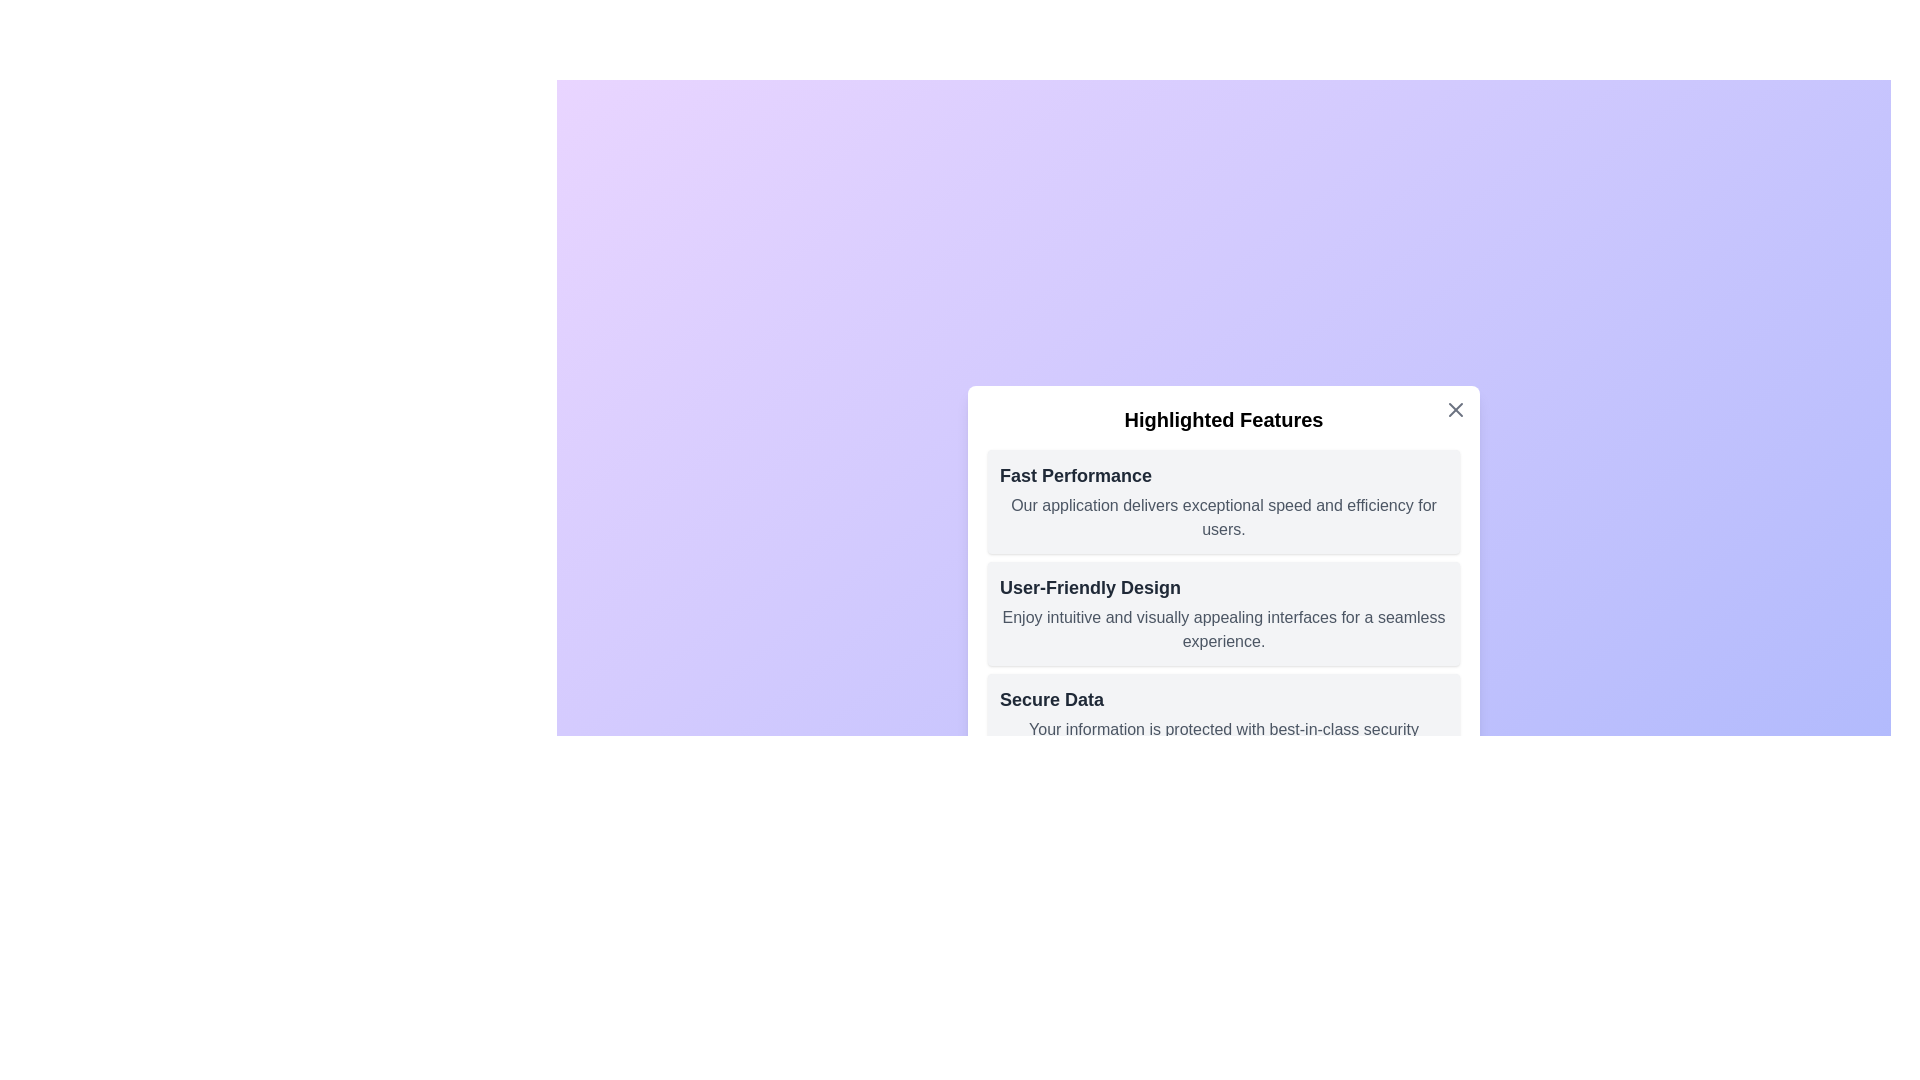 Image resolution: width=1920 pixels, height=1080 pixels. Describe the element at coordinates (1455, 408) in the screenshot. I see `the close button to dismiss the dialog` at that location.